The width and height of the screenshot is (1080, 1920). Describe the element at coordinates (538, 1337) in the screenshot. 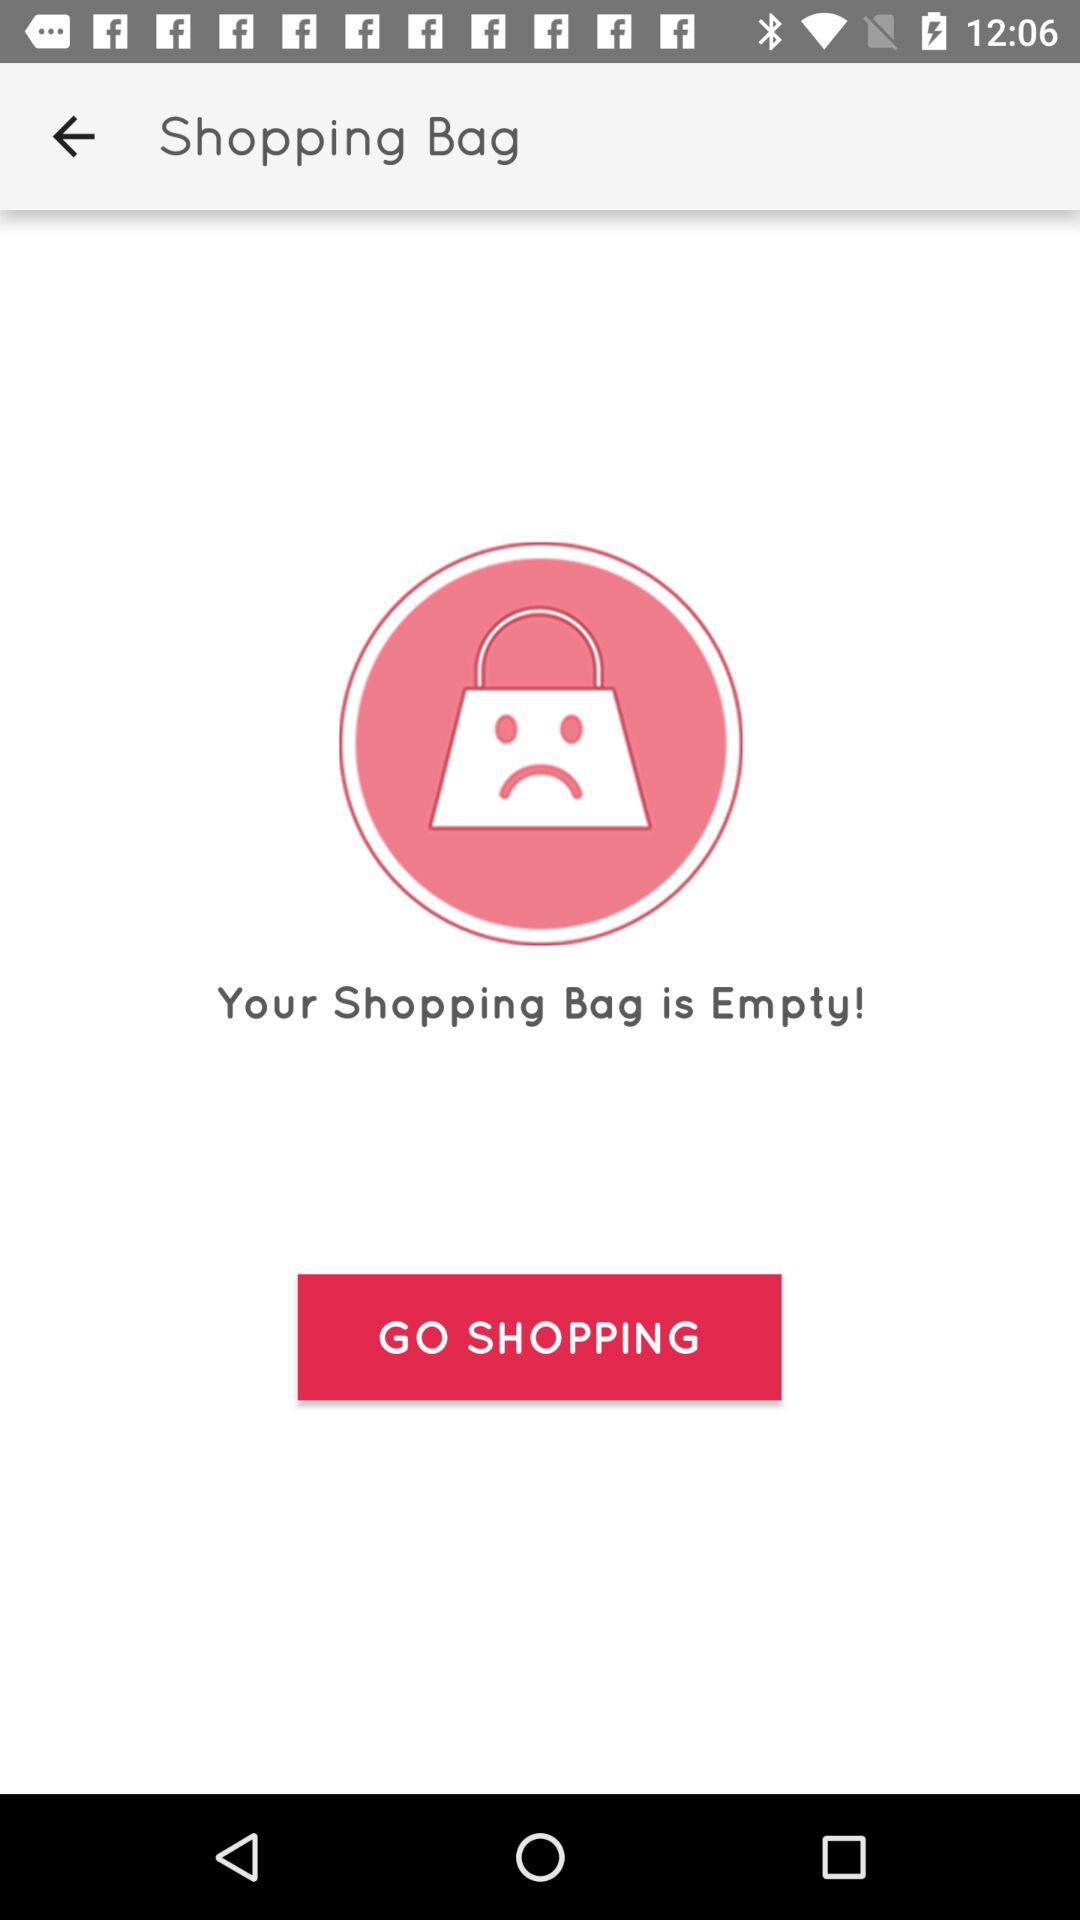

I see `the go shopping item` at that location.